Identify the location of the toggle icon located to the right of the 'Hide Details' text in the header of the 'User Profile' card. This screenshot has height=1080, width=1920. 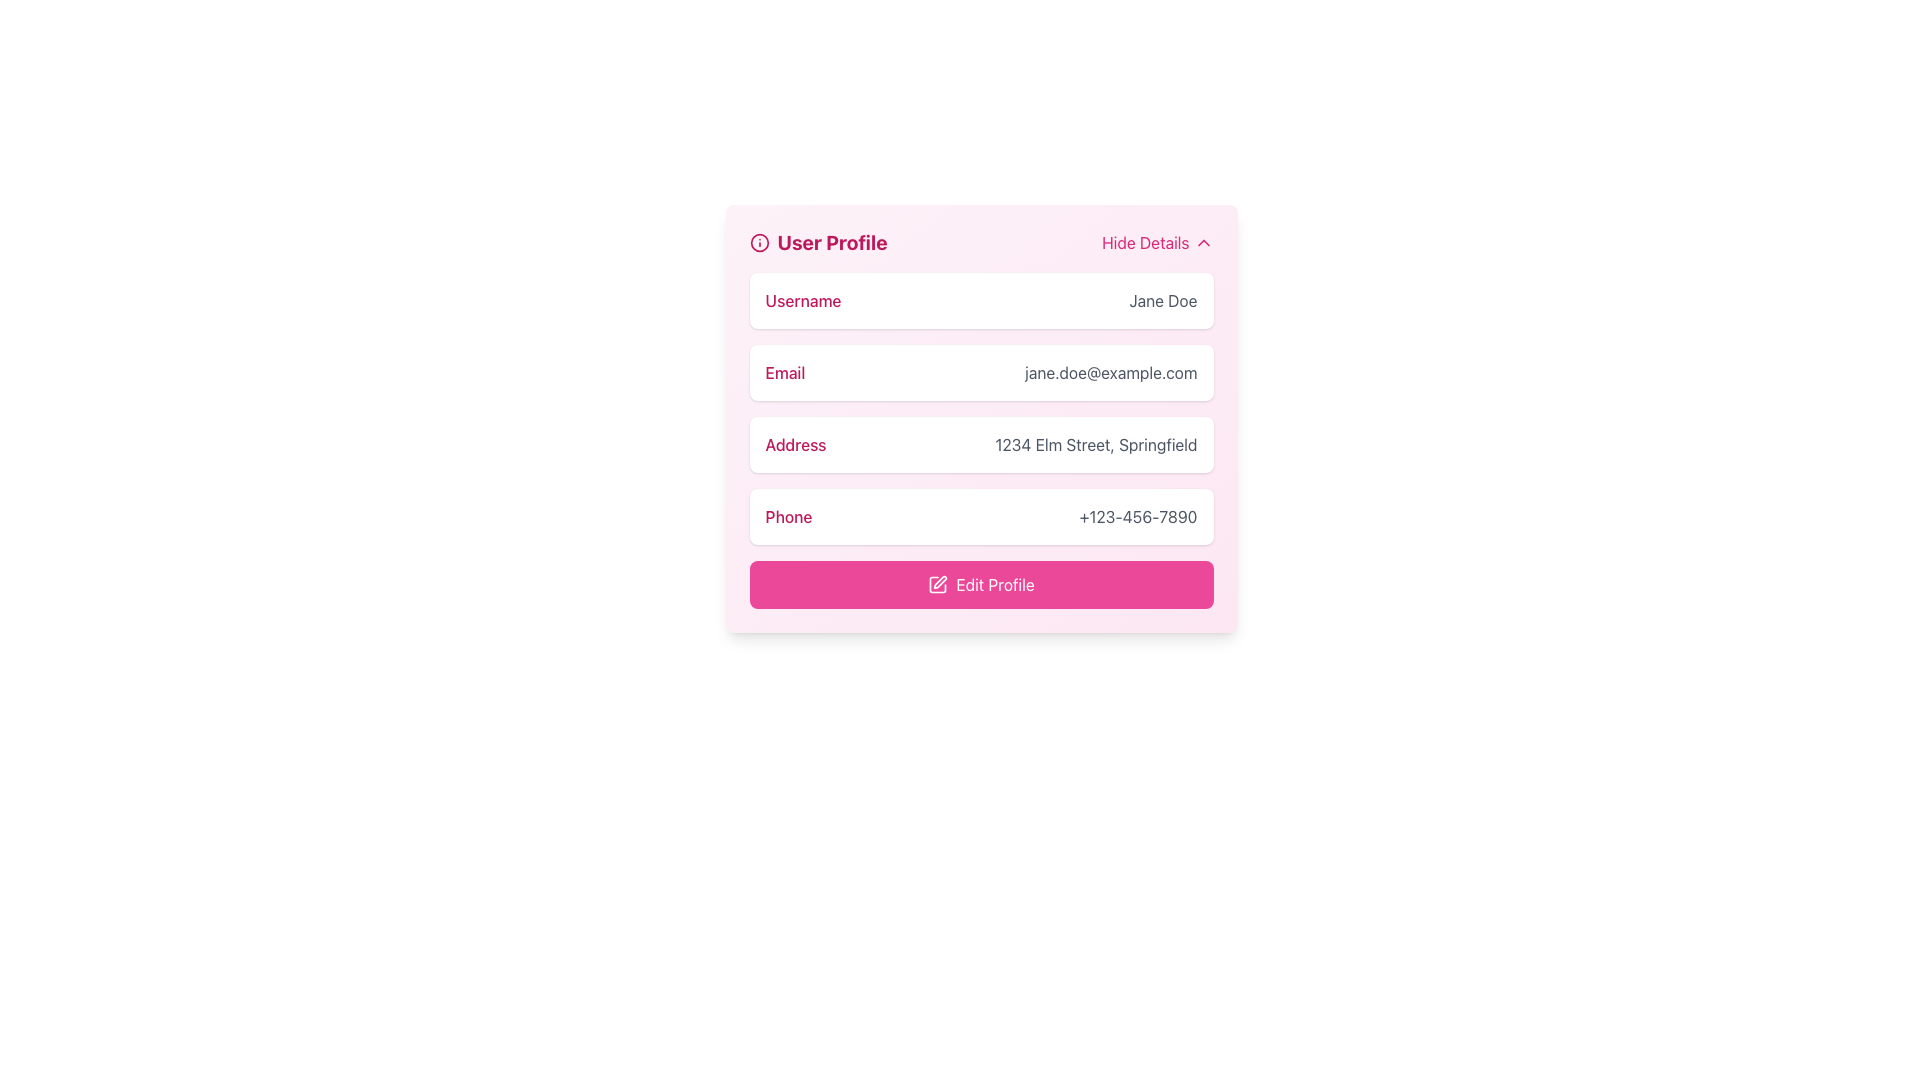
(1202, 242).